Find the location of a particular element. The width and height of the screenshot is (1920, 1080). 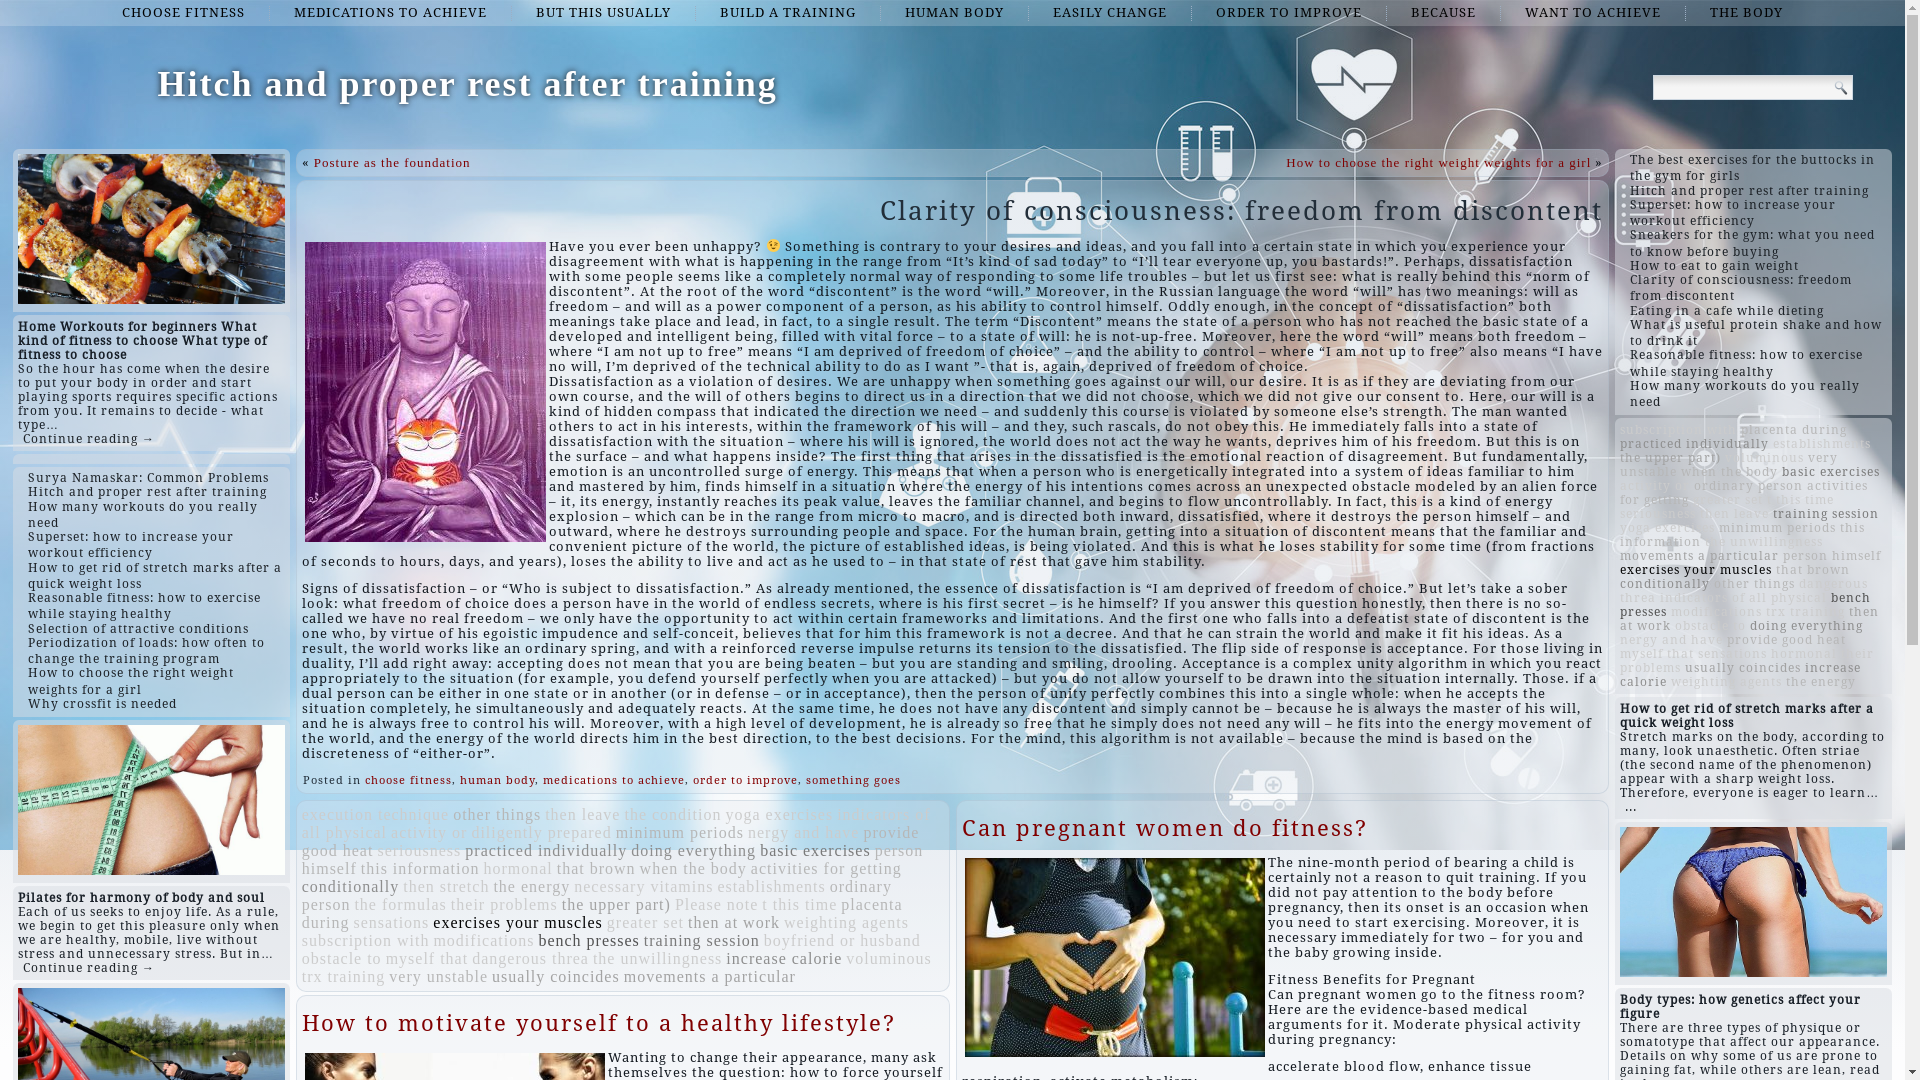

'EASILY CHANGE' is located at coordinates (1108, 12).